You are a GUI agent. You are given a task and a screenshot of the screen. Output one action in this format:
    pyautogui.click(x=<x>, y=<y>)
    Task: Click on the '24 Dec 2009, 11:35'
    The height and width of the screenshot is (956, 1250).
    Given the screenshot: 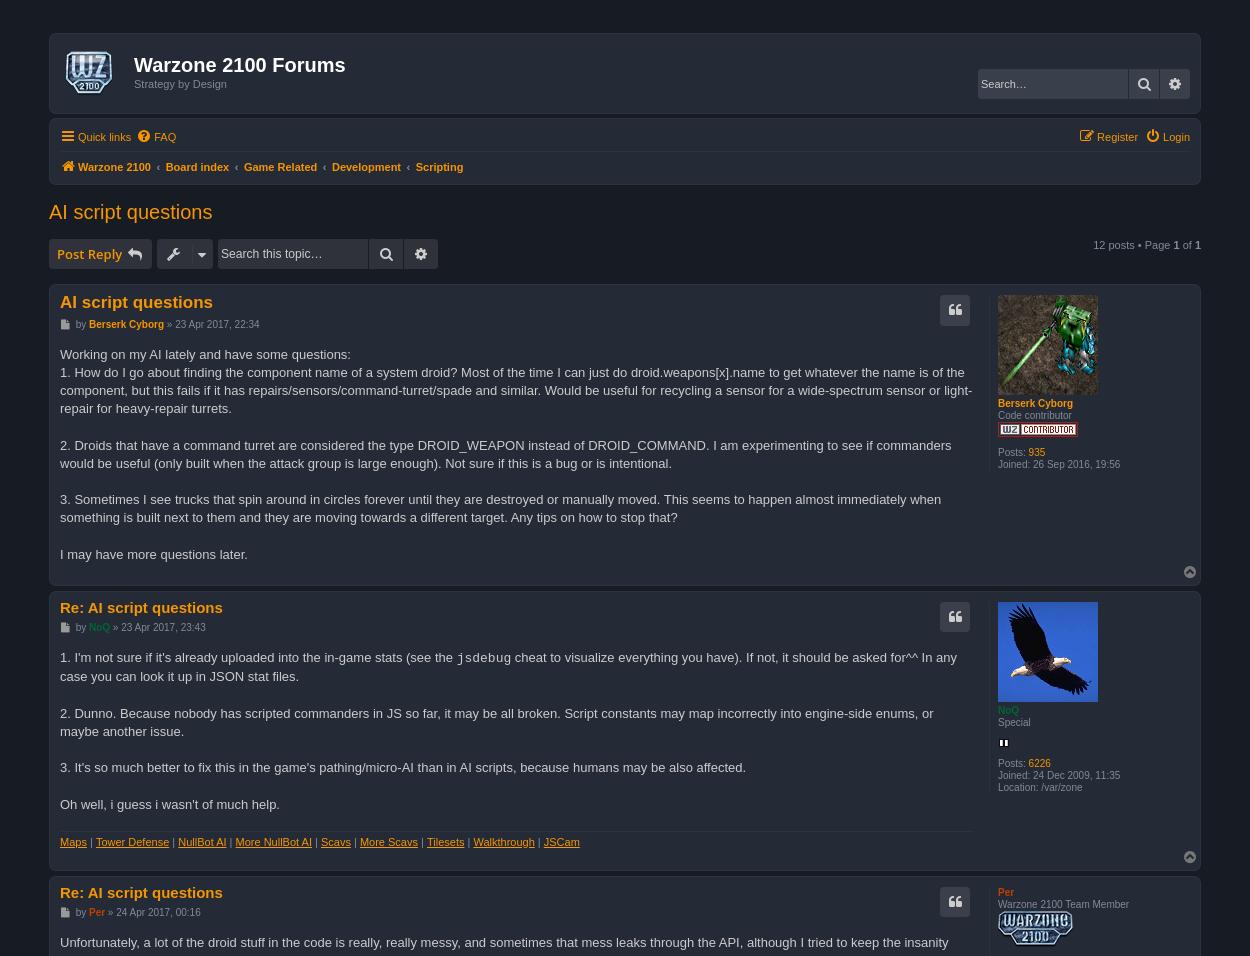 What is the action you would take?
    pyautogui.click(x=1030, y=773)
    